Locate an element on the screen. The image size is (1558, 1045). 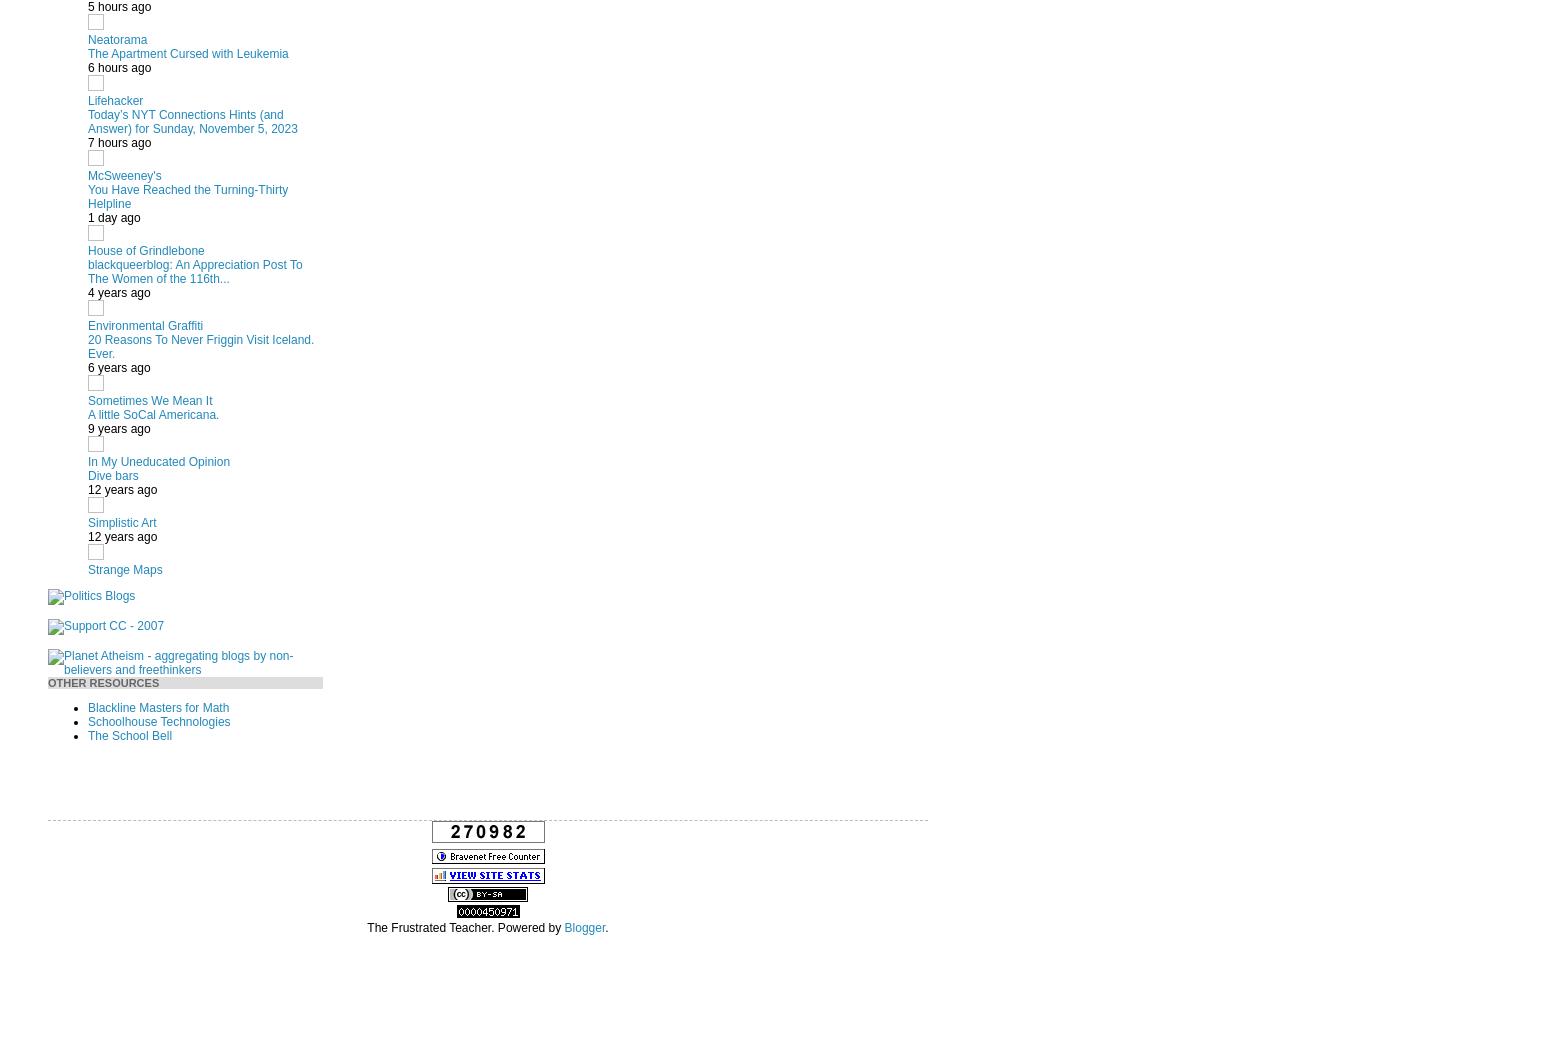
'The School Bell' is located at coordinates (128, 733).